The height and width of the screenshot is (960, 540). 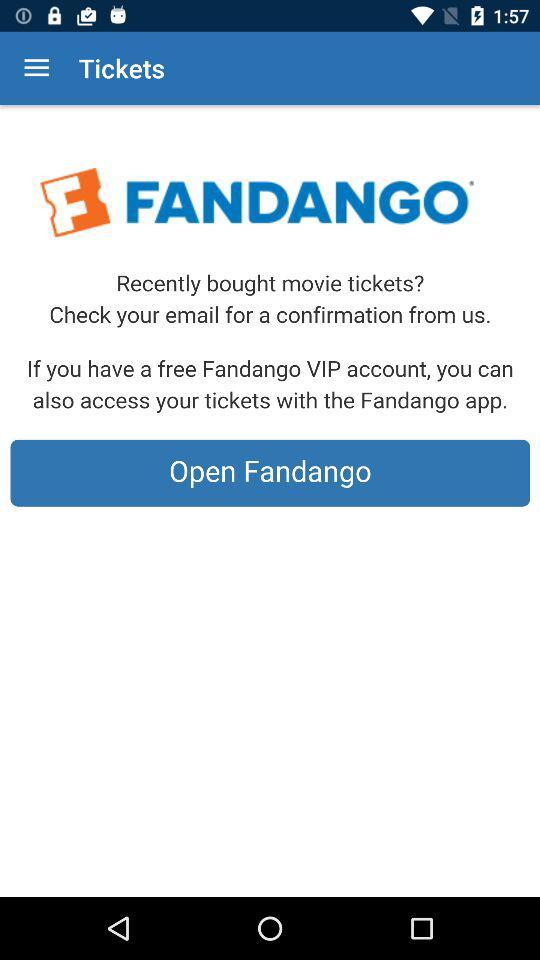 I want to click on share the article, so click(x=270, y=500).